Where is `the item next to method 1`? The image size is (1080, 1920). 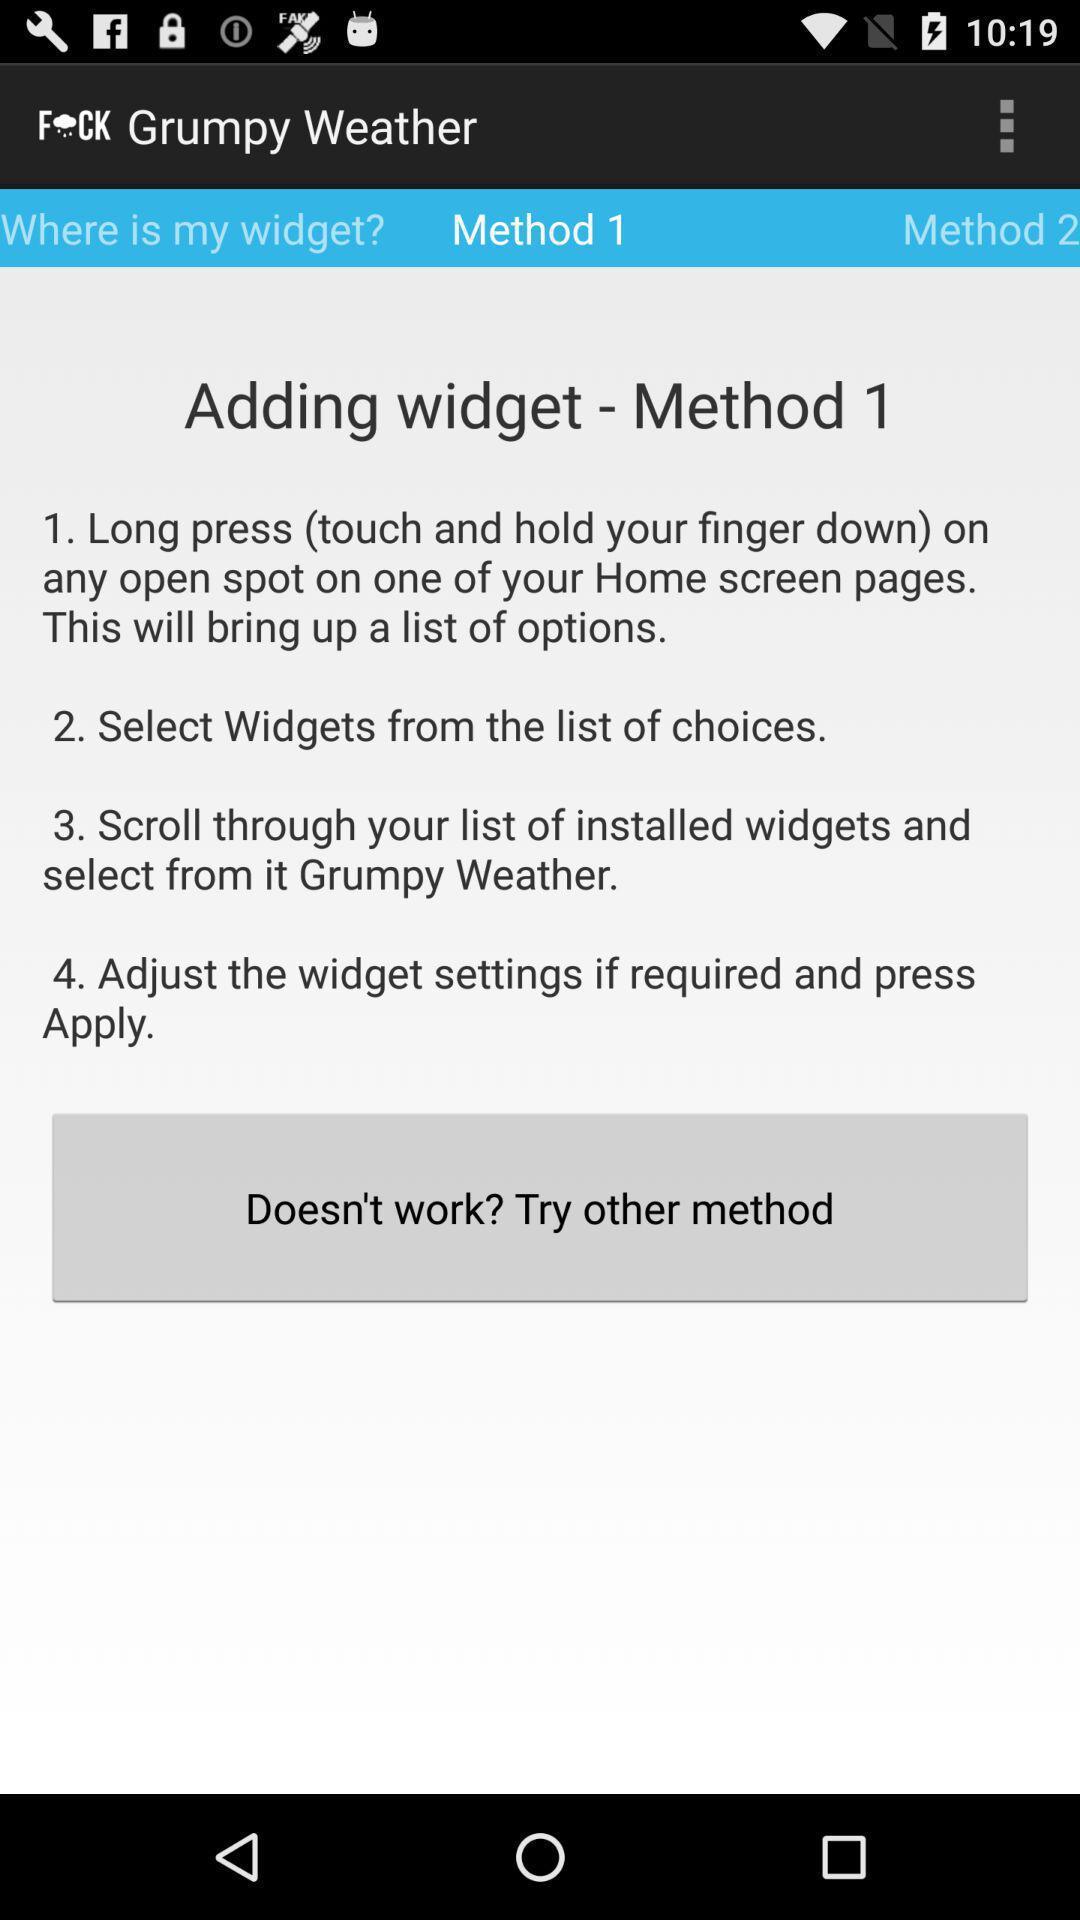 the item next to method 1 is located at coordinates (1006, 124).